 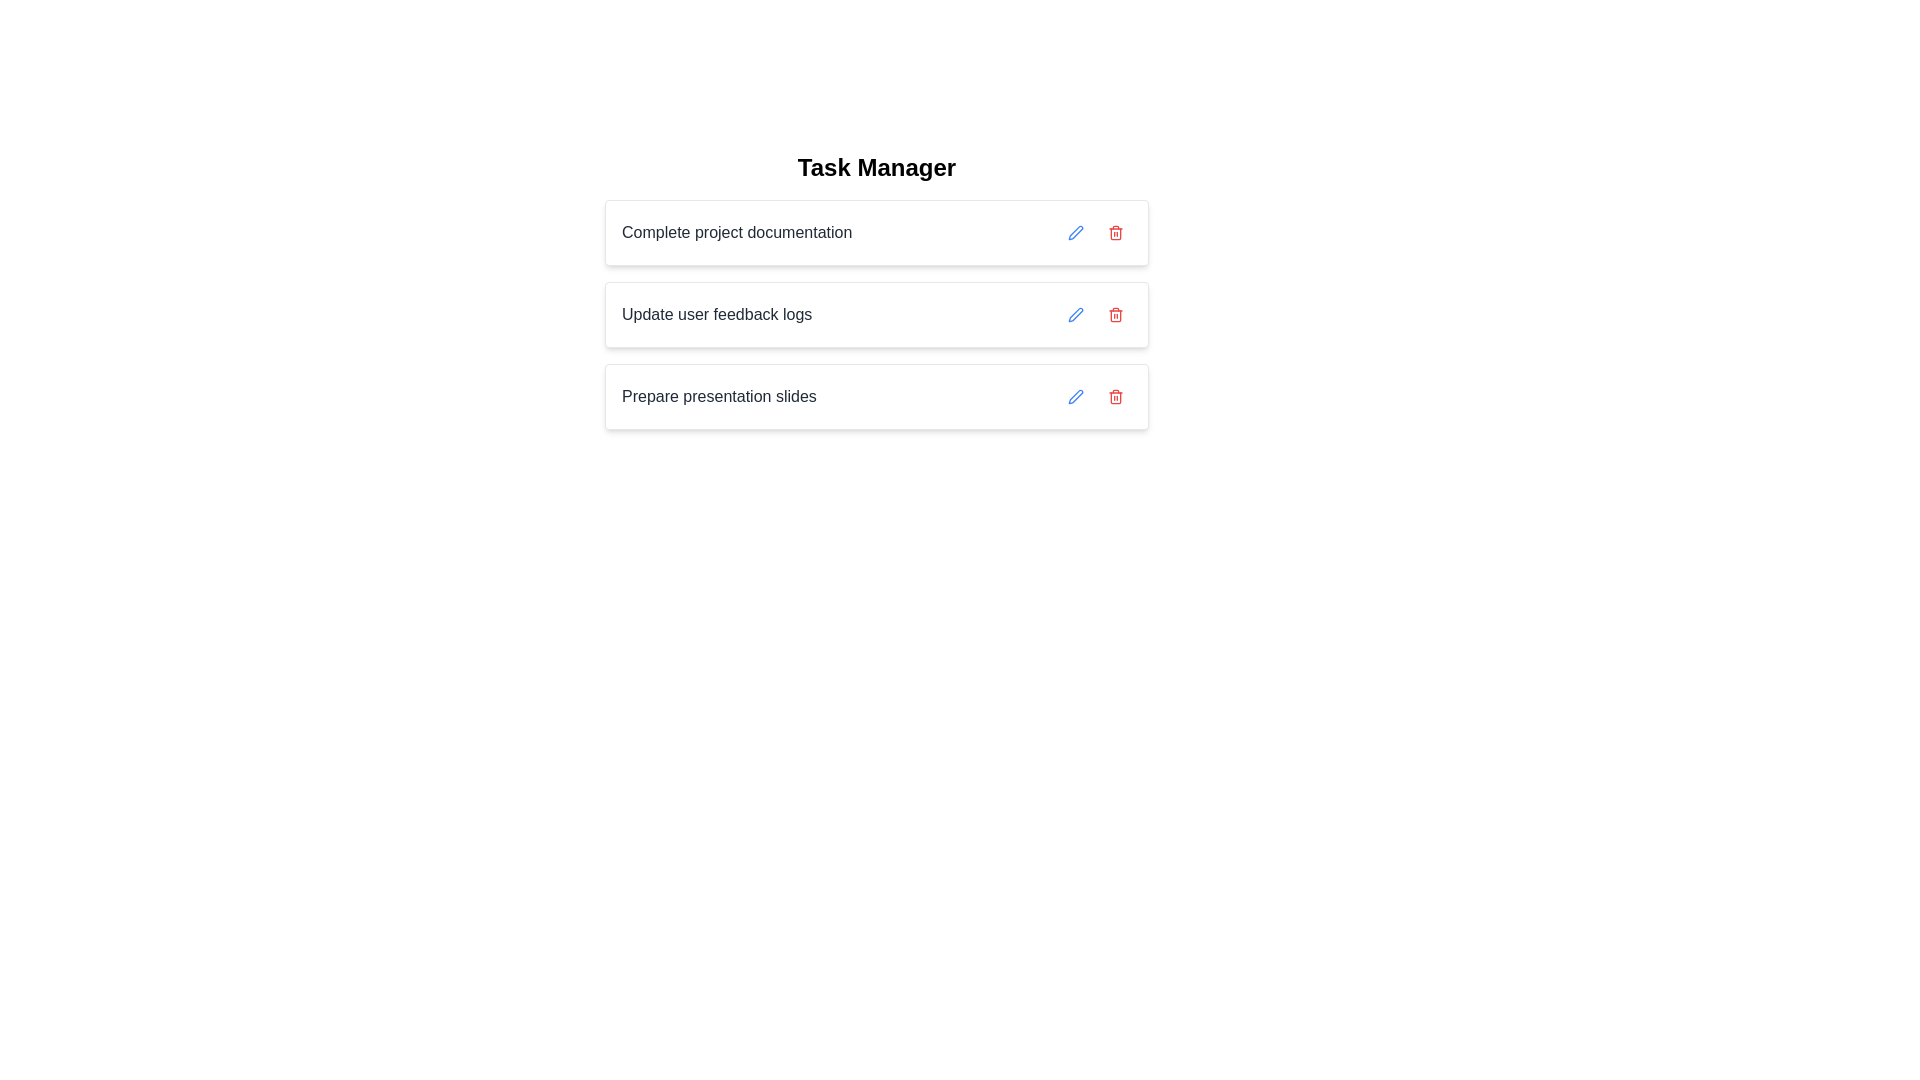 I want to click on the edit button located to the left of the red trash bin icon, which allows users to modify the corresponding task description, so click(x=1074, y=231).